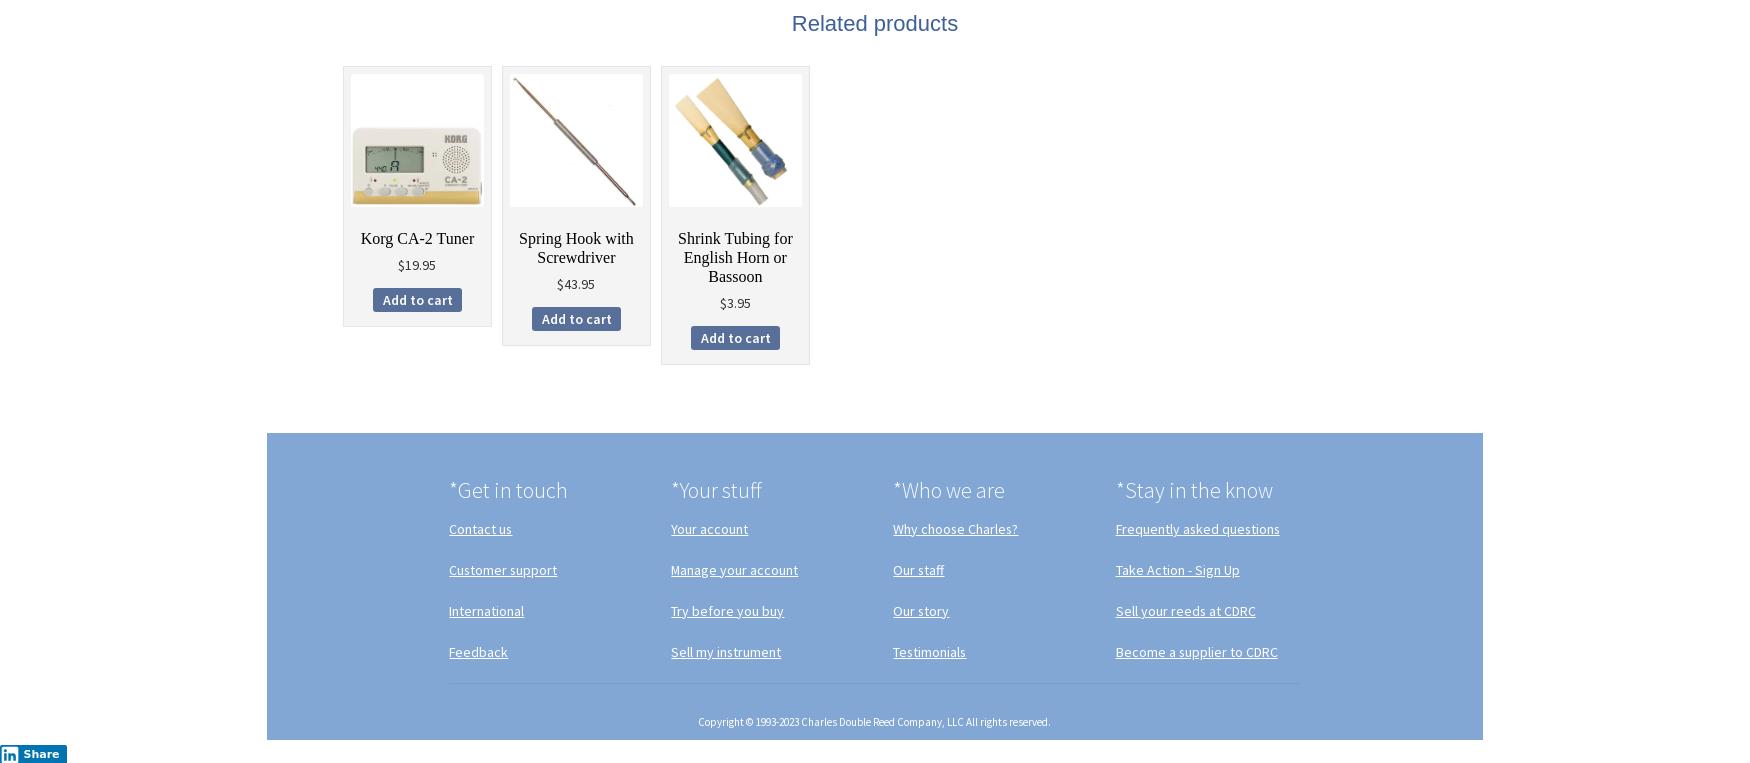 This screenshot has width=1750, height=763. Describe the element at coordinates (727, 610) in the screenshot. I see `'Try before you buy'` at that location.